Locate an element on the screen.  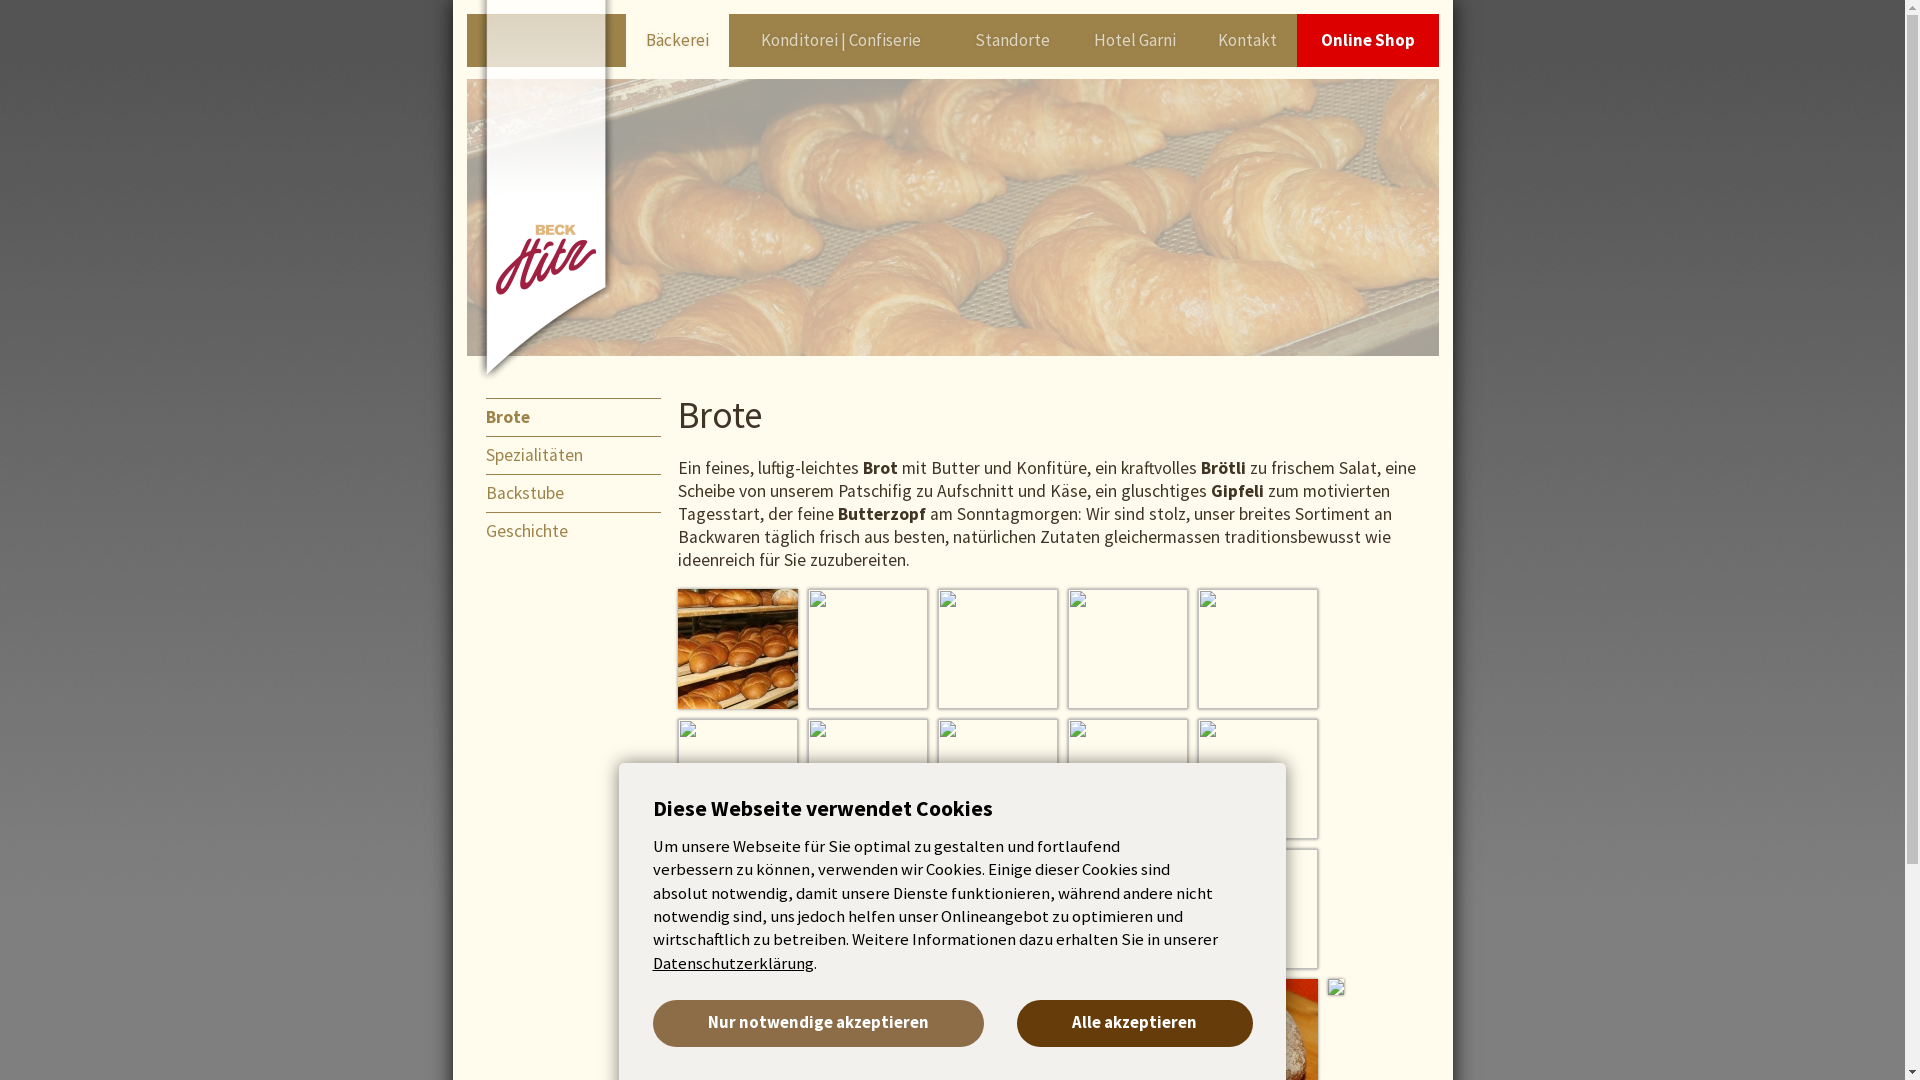
'Hotel Garni' is located at coordinates (1134, 40).